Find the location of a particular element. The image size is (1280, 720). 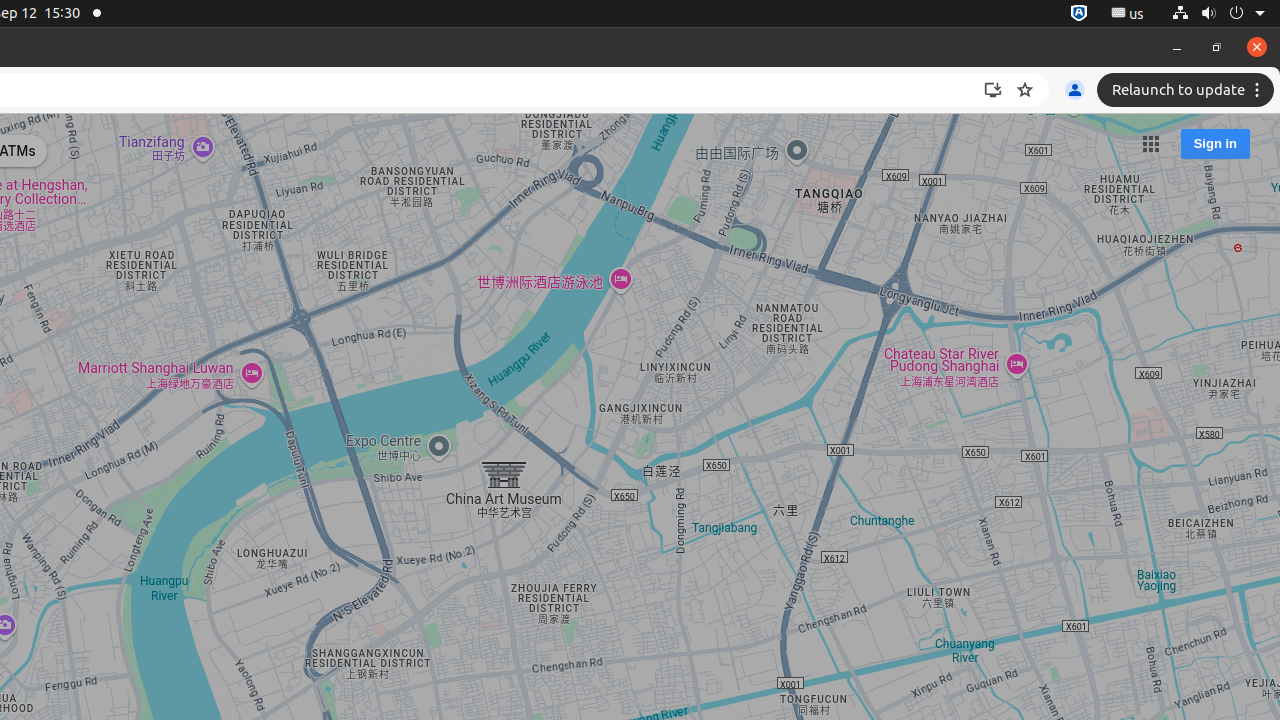

'Bookmark this tab' is located at coordinates (1025, 90).